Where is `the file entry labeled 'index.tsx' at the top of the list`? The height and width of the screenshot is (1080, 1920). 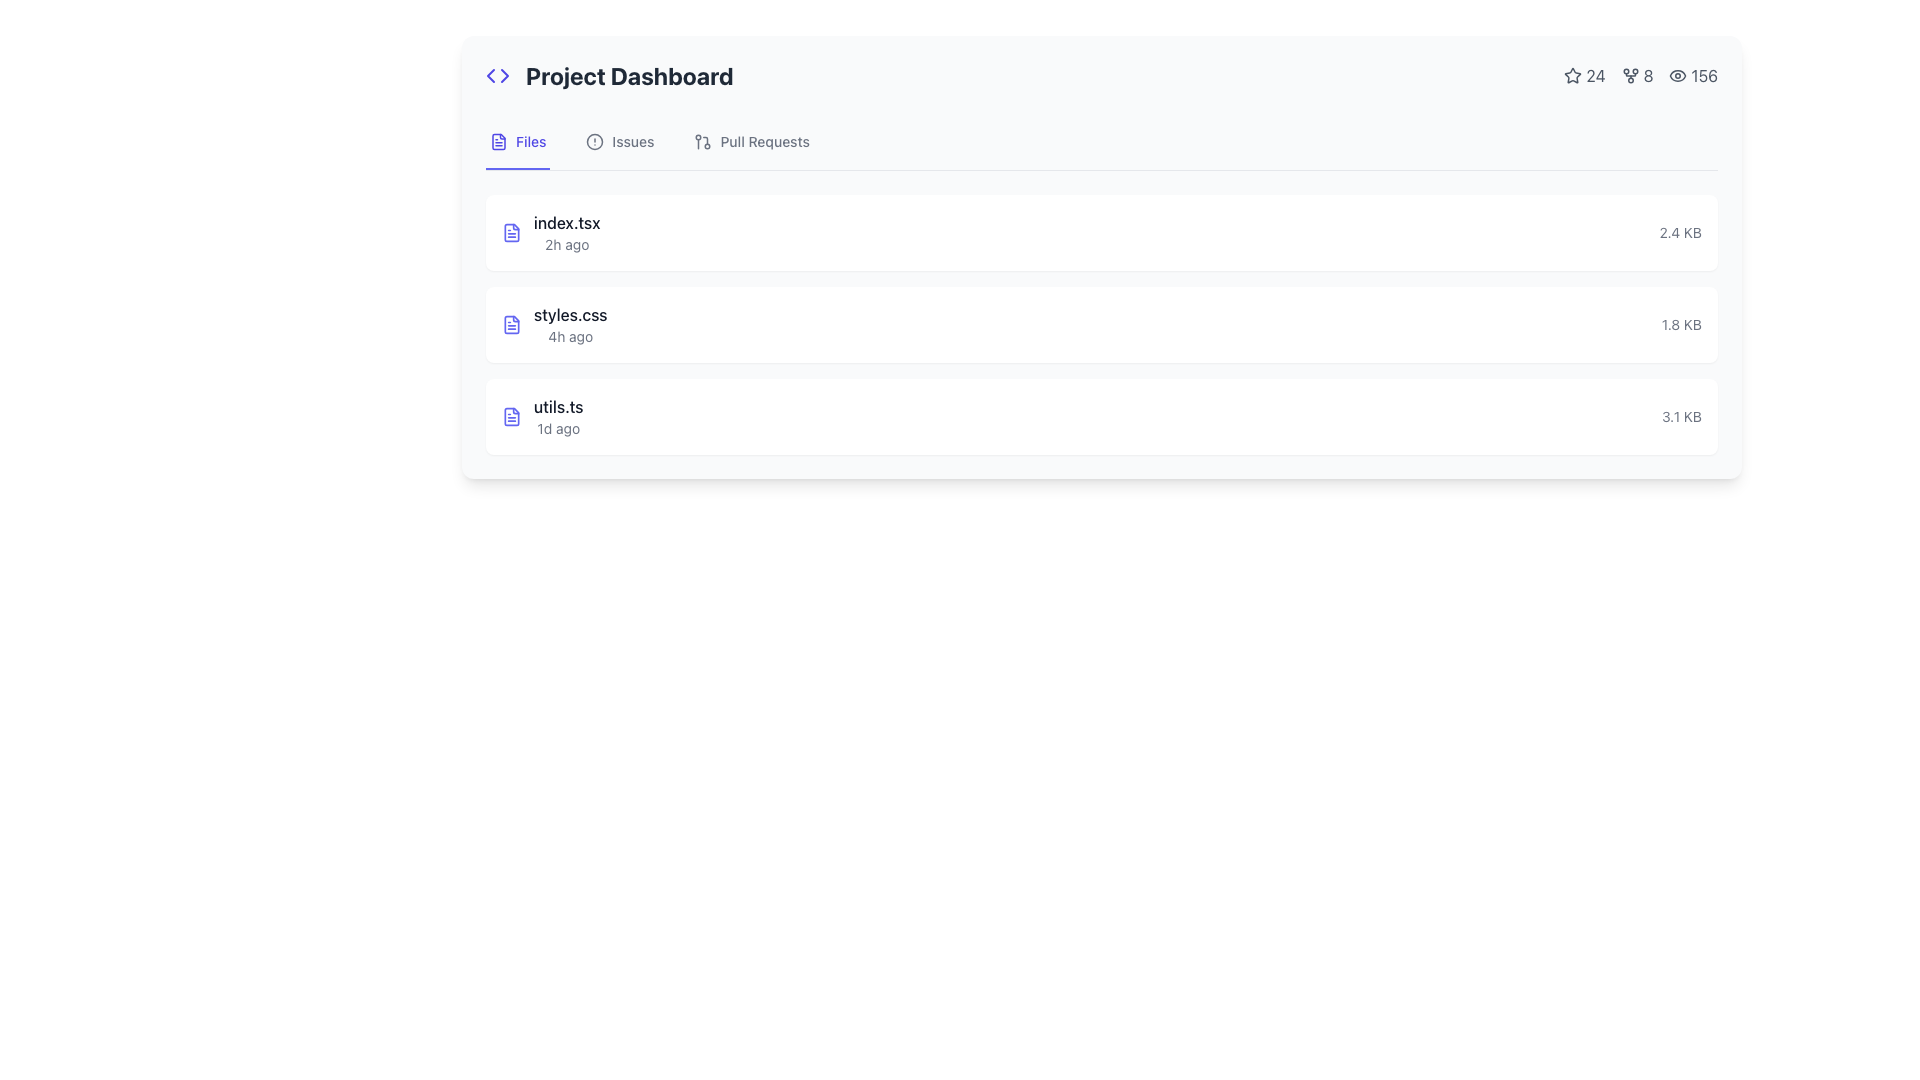 the file entry labeled 'index.tsx' at the top of the list is located at coordinates (1101, 231).